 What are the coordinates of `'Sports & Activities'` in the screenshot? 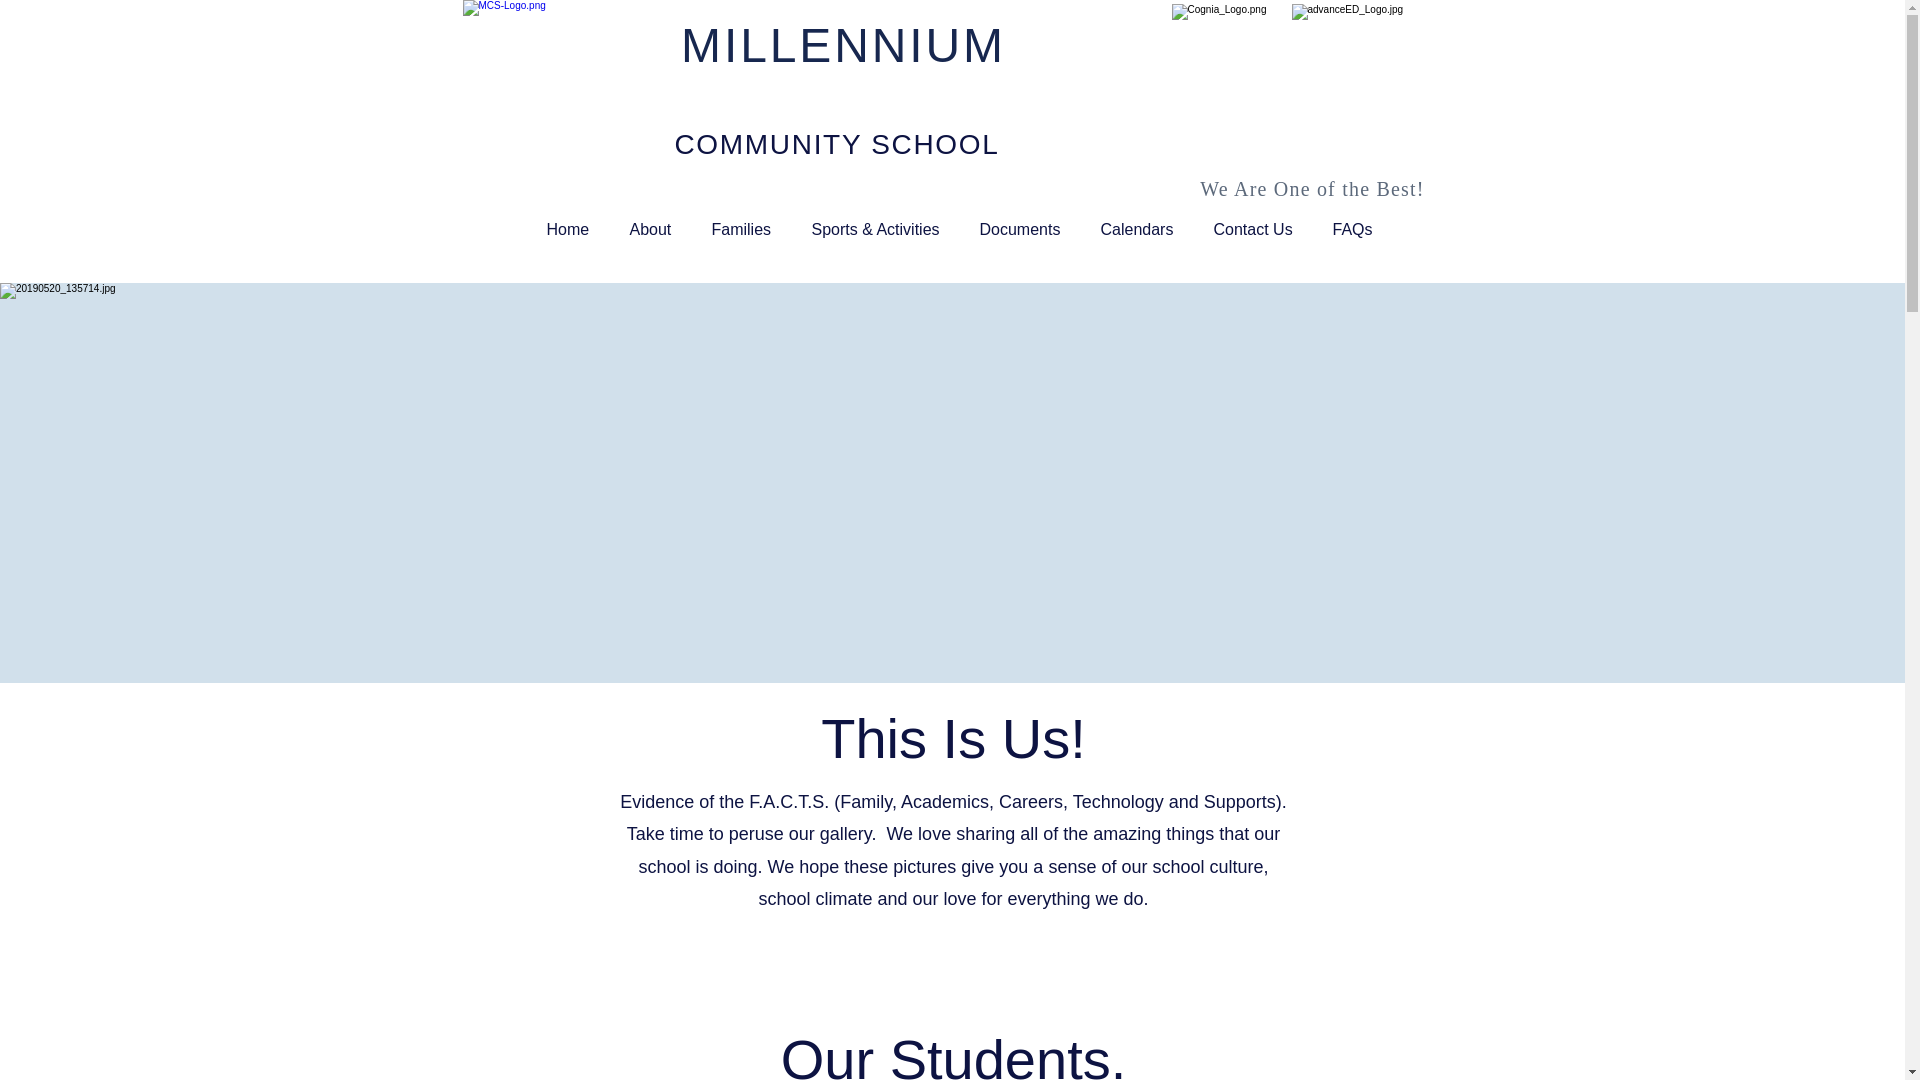 It's located at (791, 229).